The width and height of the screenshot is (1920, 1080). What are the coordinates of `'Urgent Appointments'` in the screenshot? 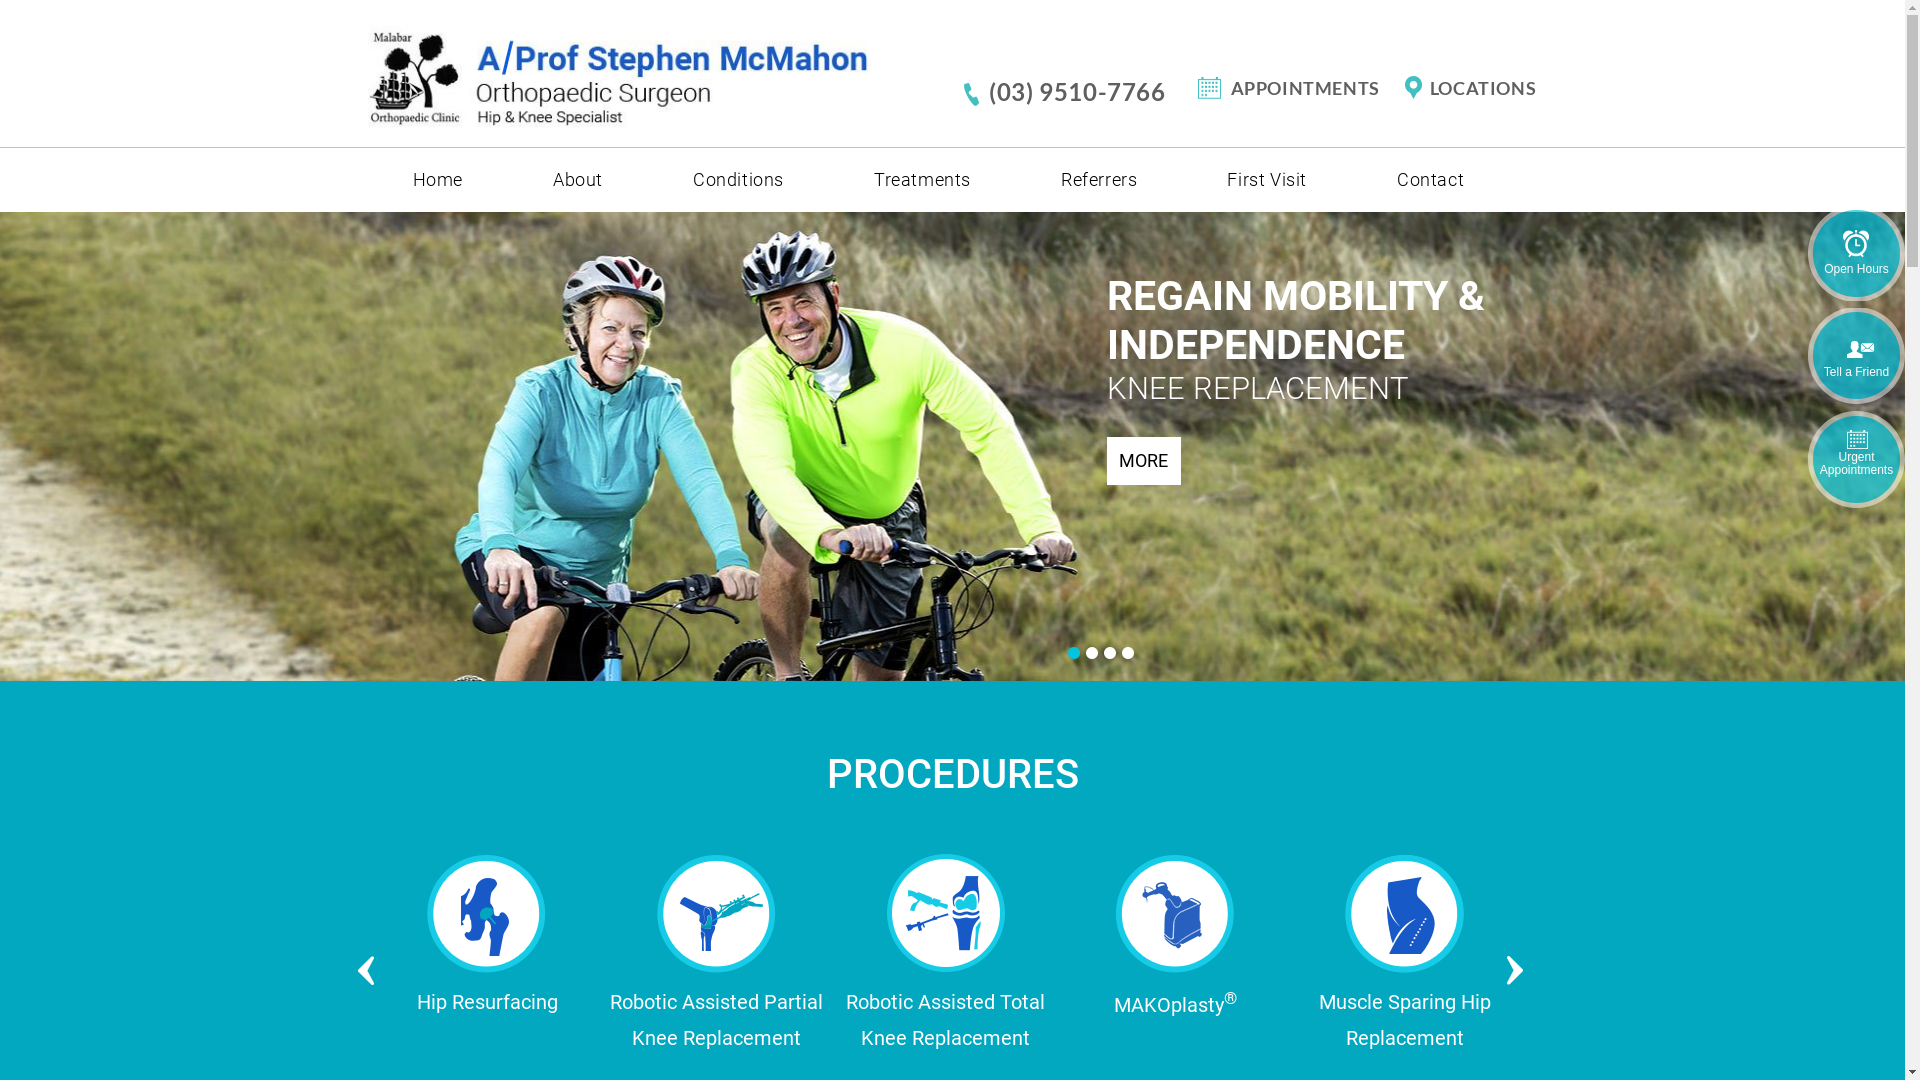 It's located at (1855, 459).